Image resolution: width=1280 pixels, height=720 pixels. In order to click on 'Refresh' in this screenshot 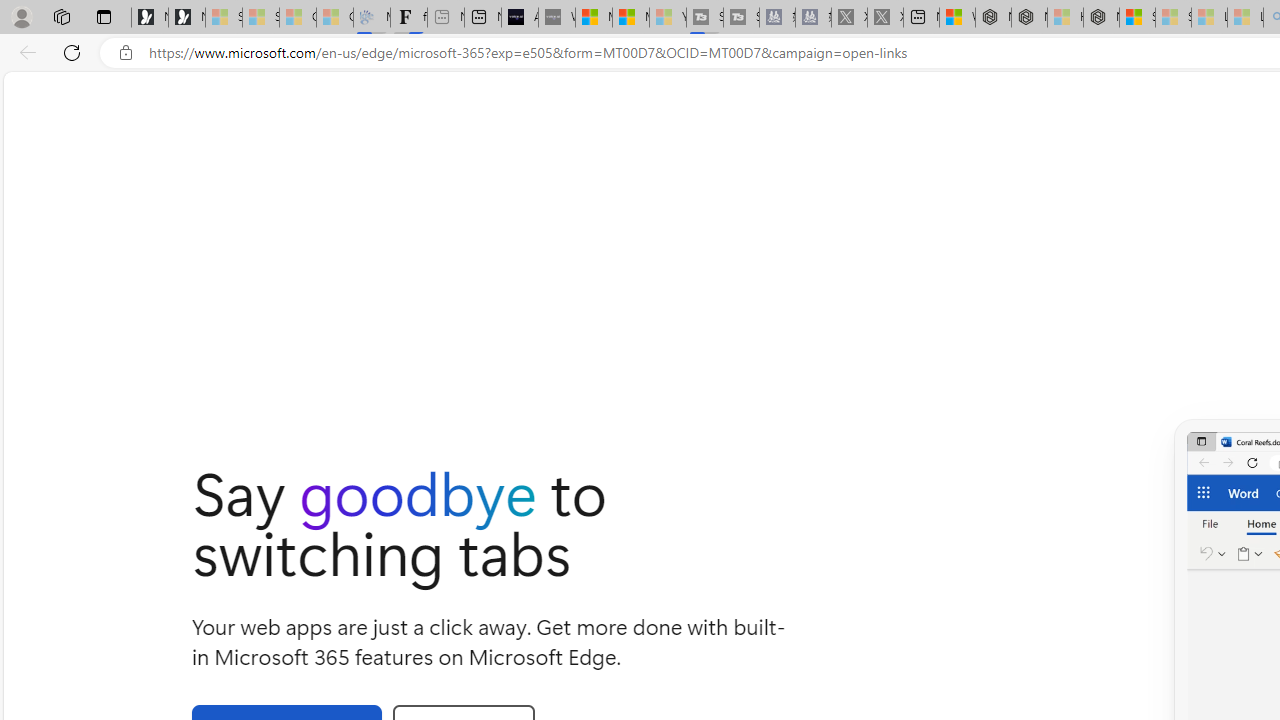, I will do `click(72, 51)`.